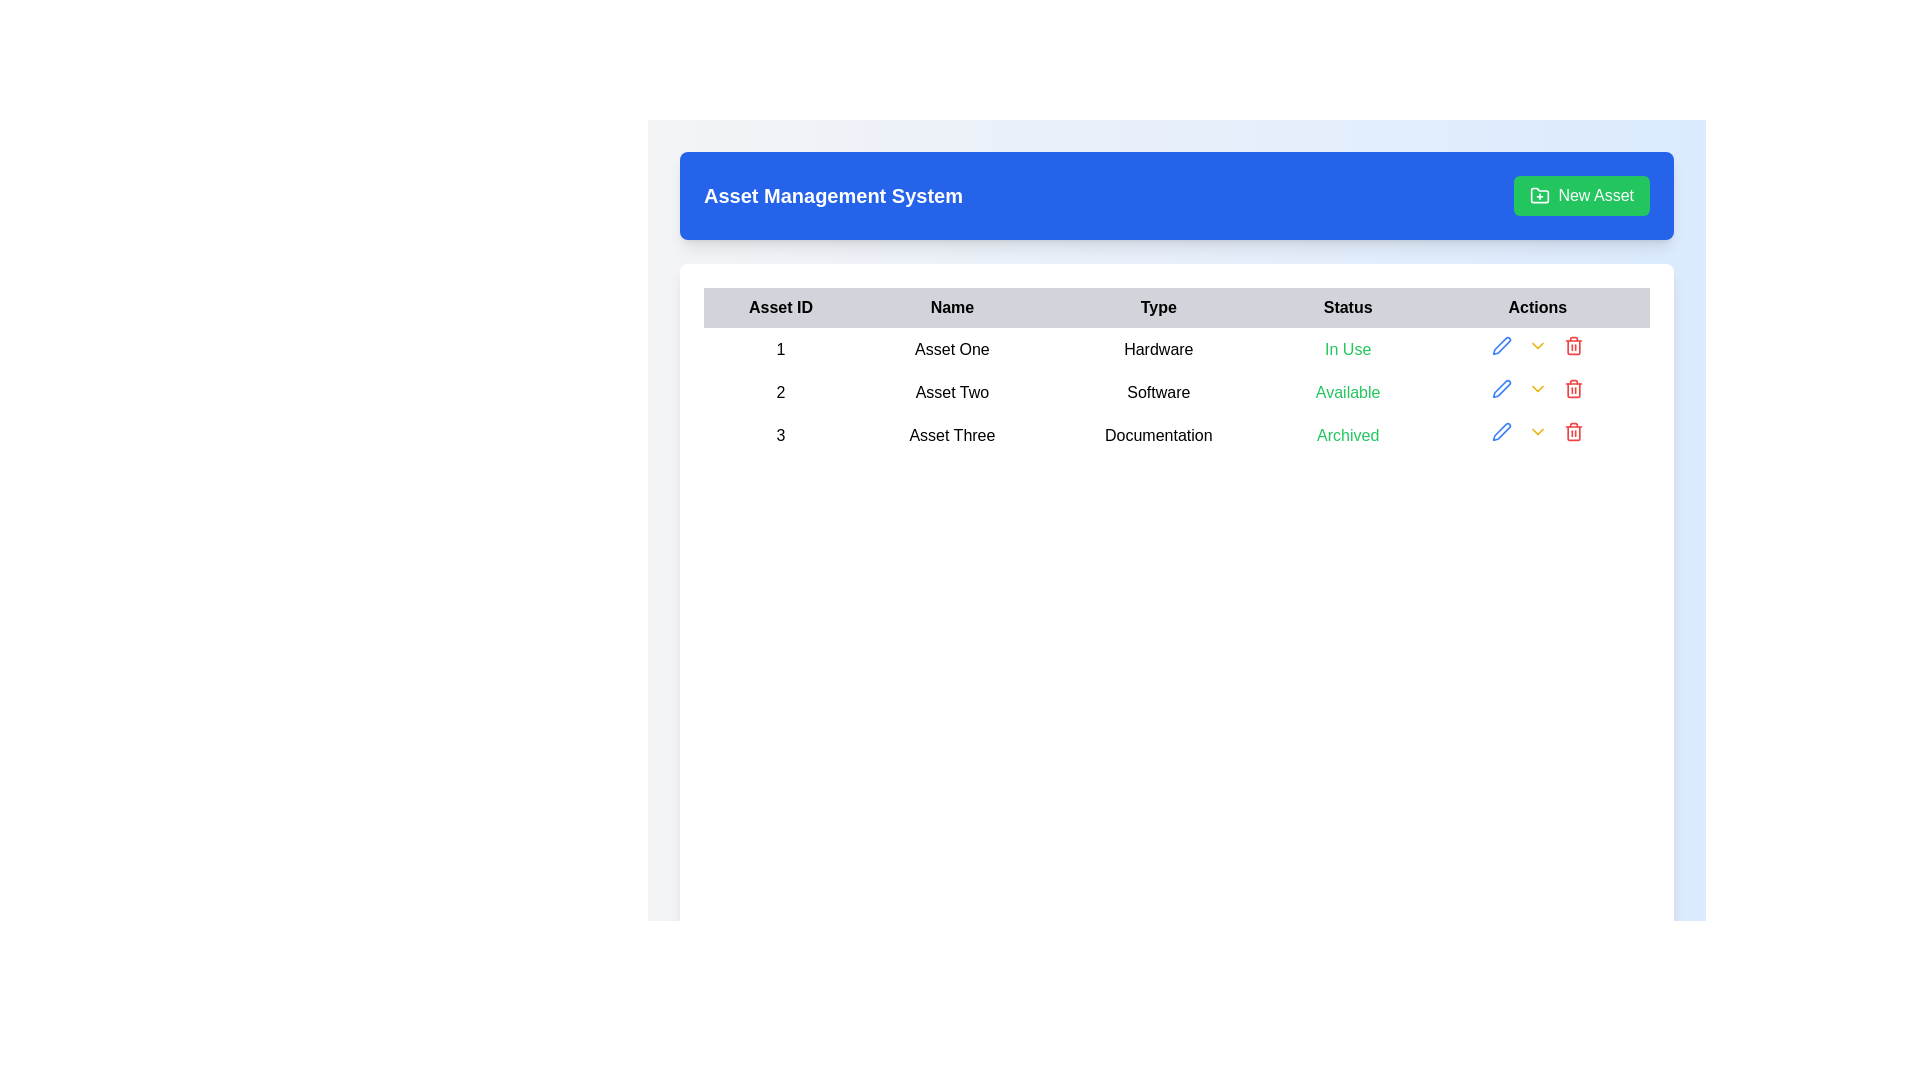  Describe the element at coordinates (1348, 348) in the screenshot. I see `the status indicator text label for 'Asset One' which displays 'In Use' in the 'Status' column of the table` at that location.